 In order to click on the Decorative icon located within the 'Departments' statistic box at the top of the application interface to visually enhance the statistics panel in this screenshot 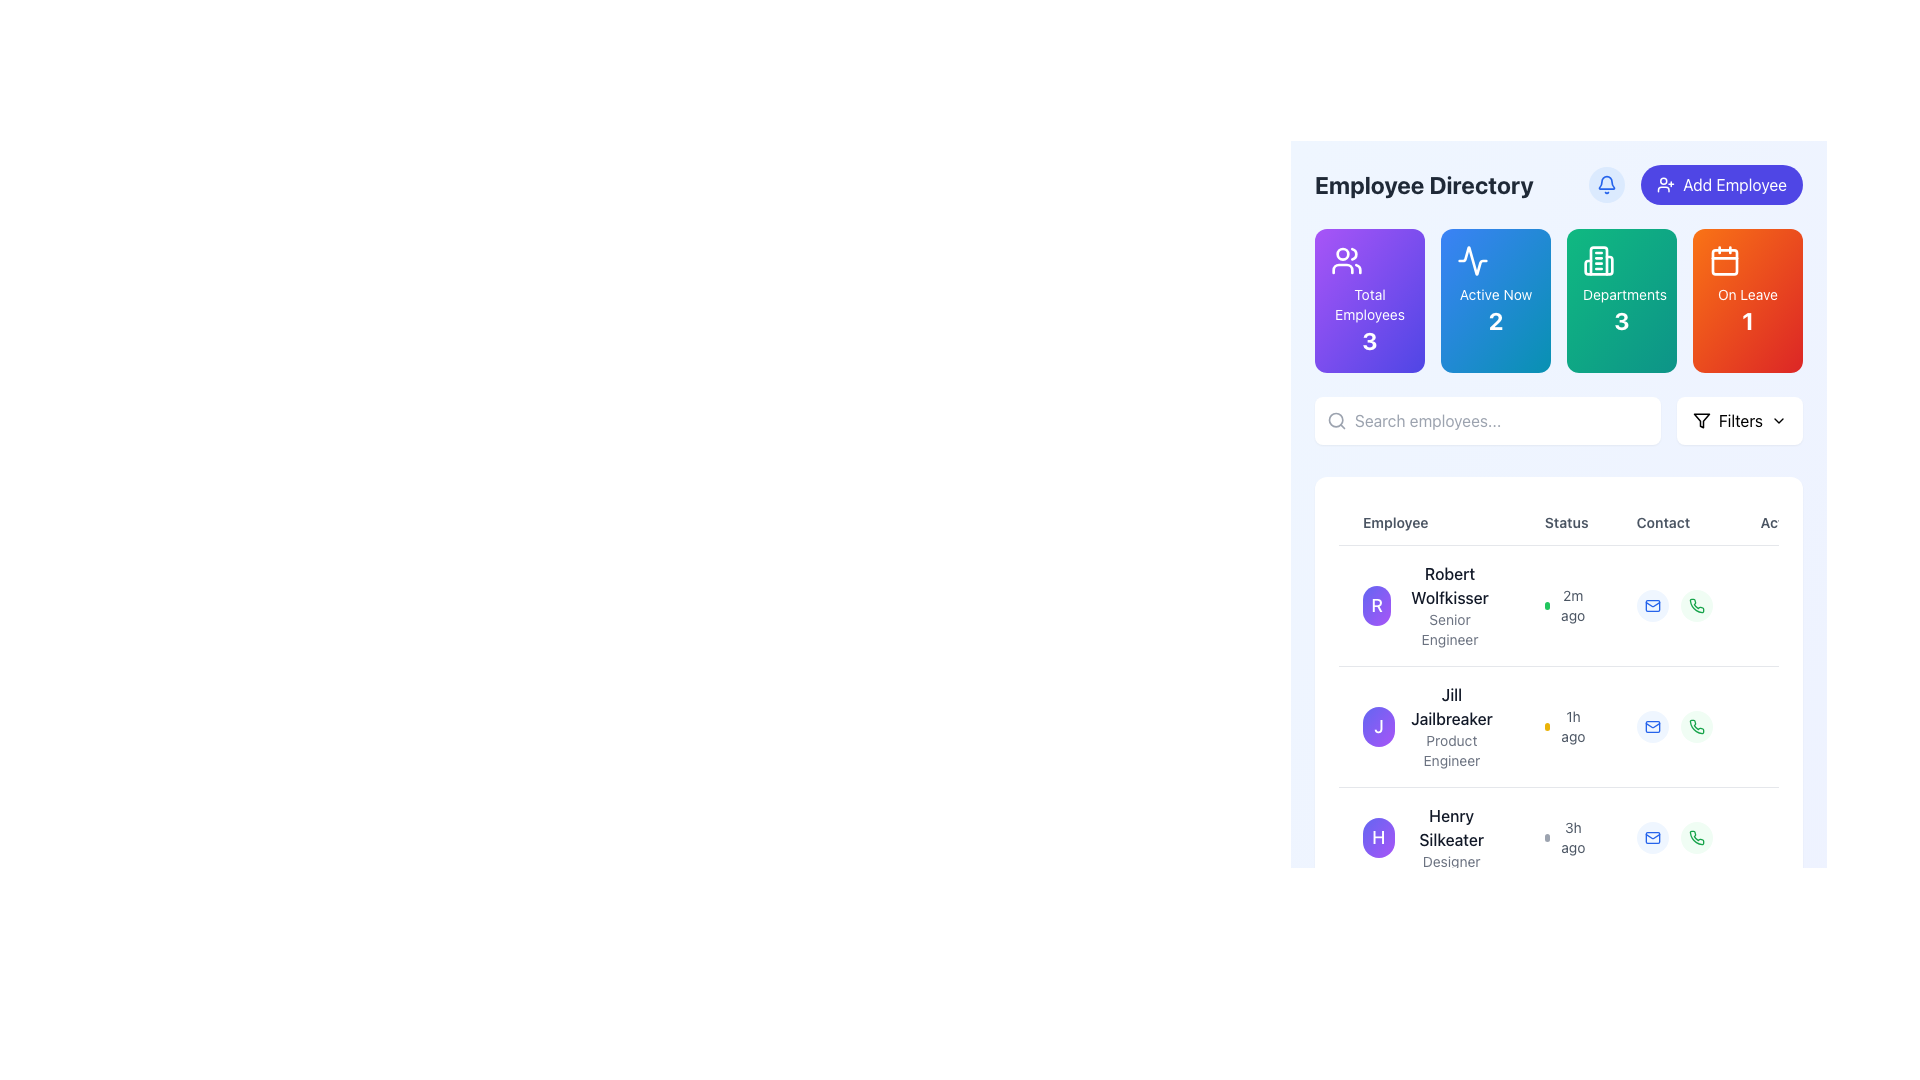, I will do `click(1597, 260)`.